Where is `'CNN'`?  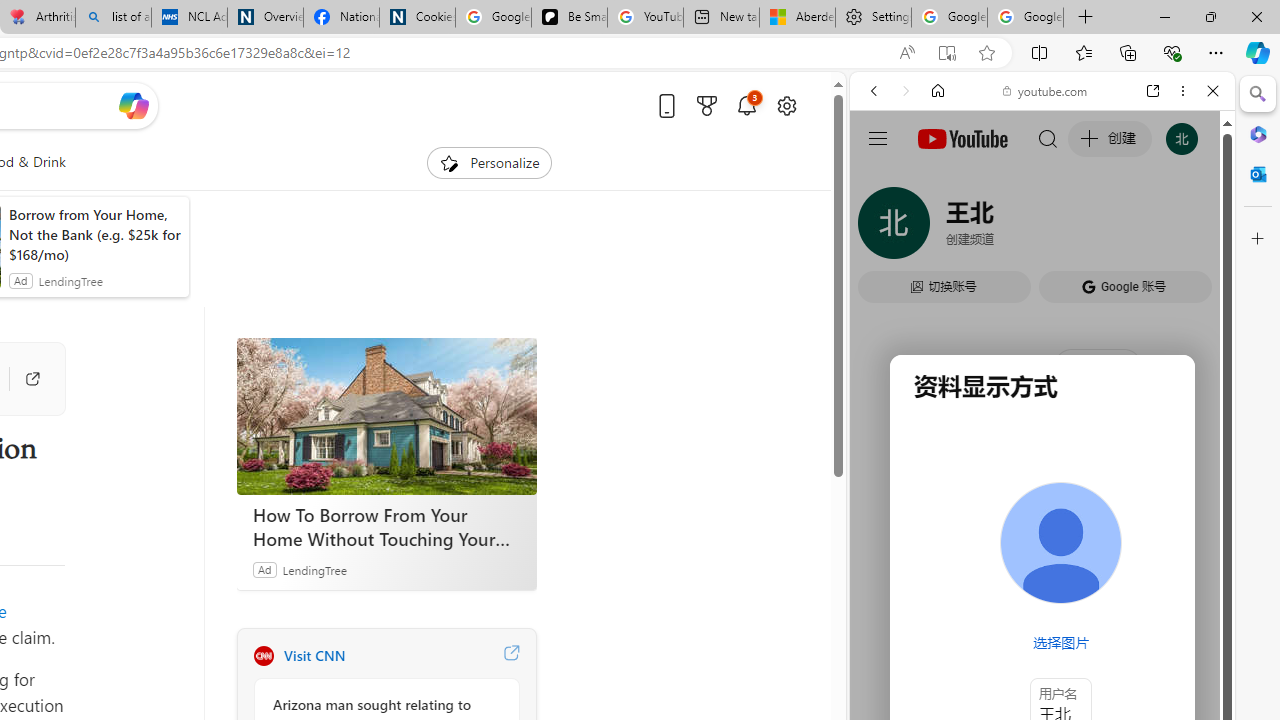
'CNN' is located at coordinates (262, 655).